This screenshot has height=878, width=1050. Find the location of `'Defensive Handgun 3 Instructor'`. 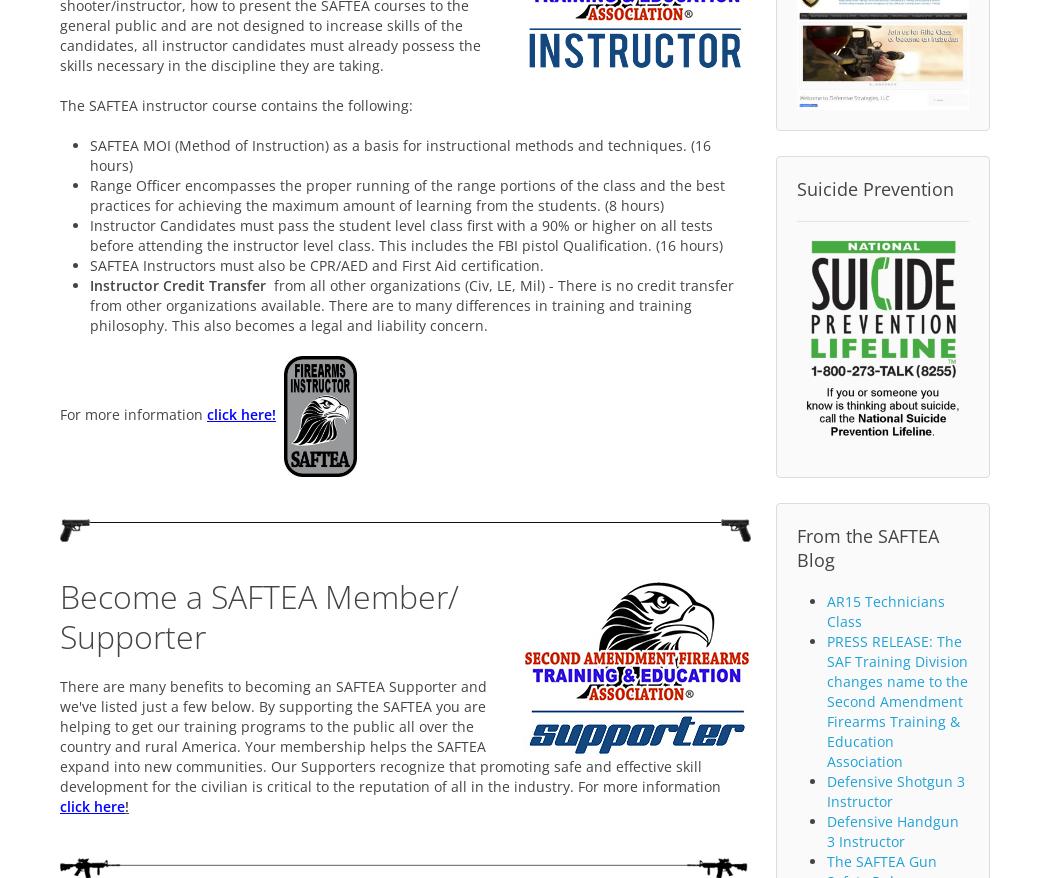

'Defensive Handgun 3 Instructor' is located at coordinates (892, 830).